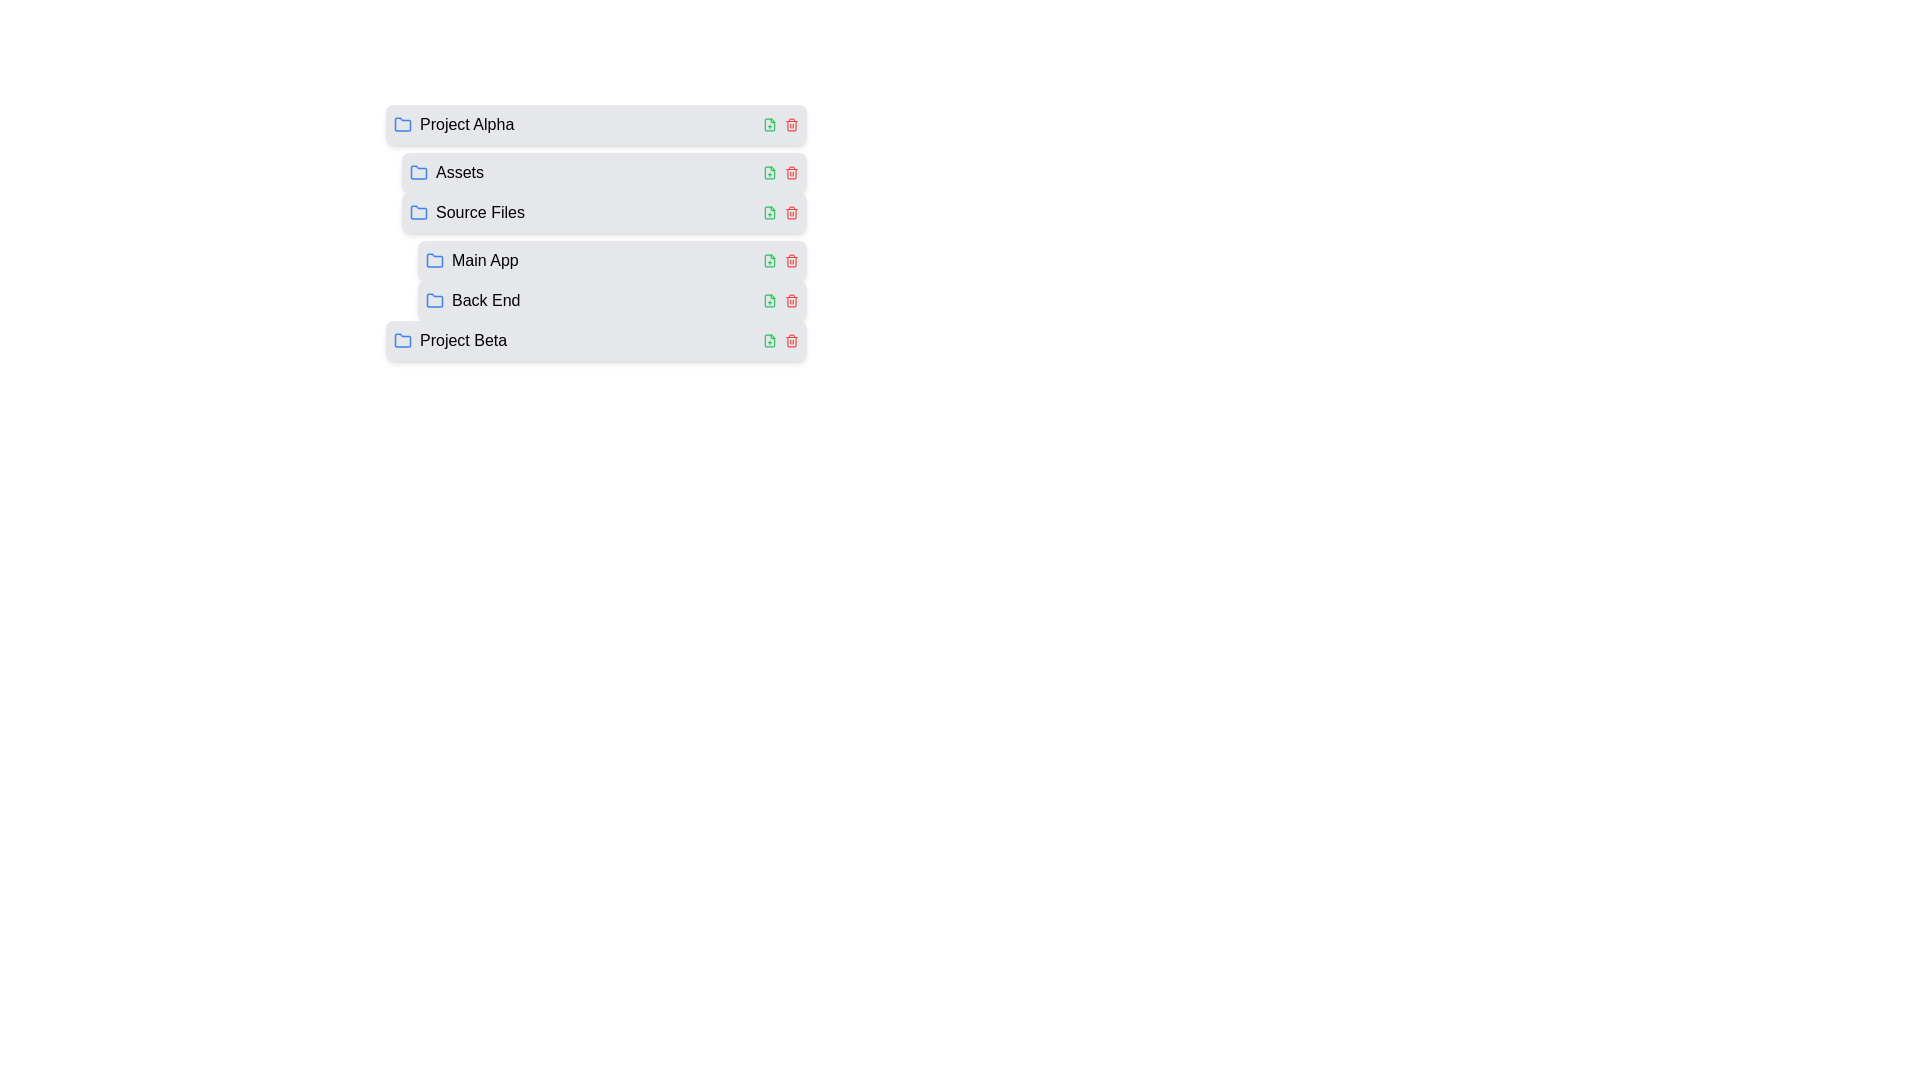  I want to click on the icon located to the left of the 'Main App' text label, so click(434, 260).